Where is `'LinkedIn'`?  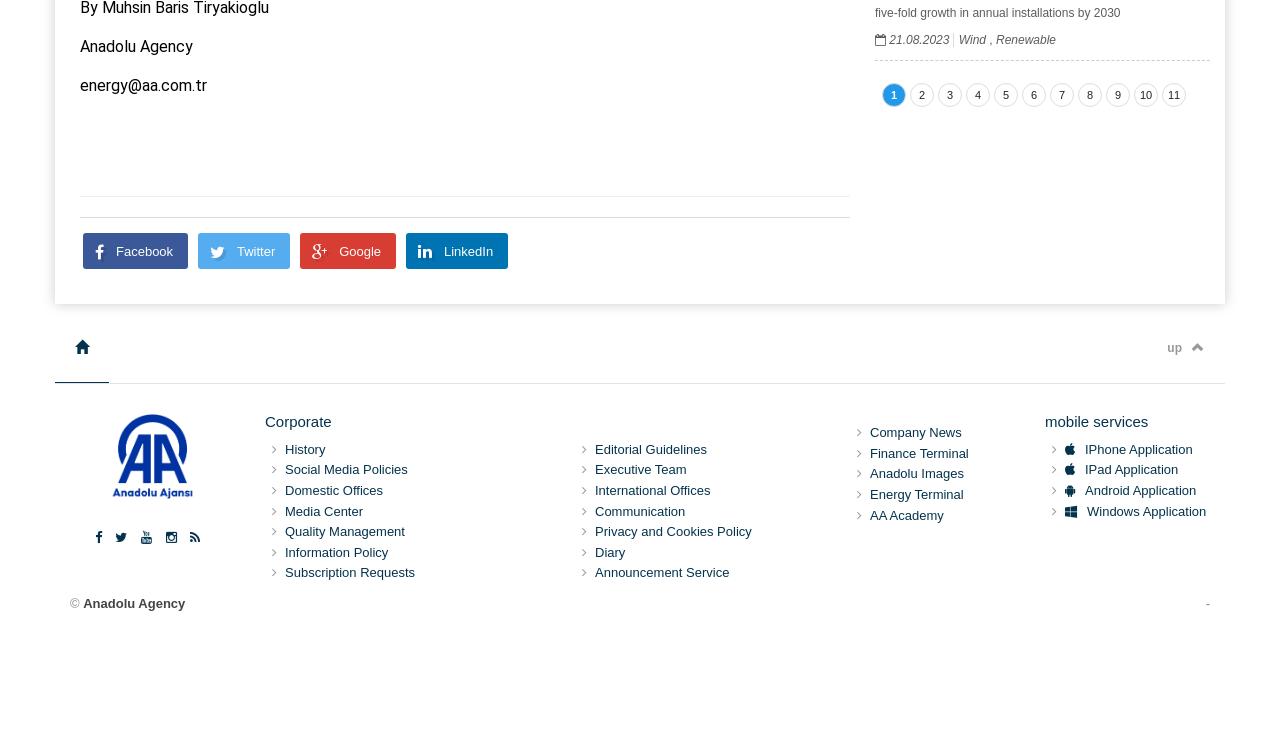 'LinkedIn' is located at coordinates (466, 249).